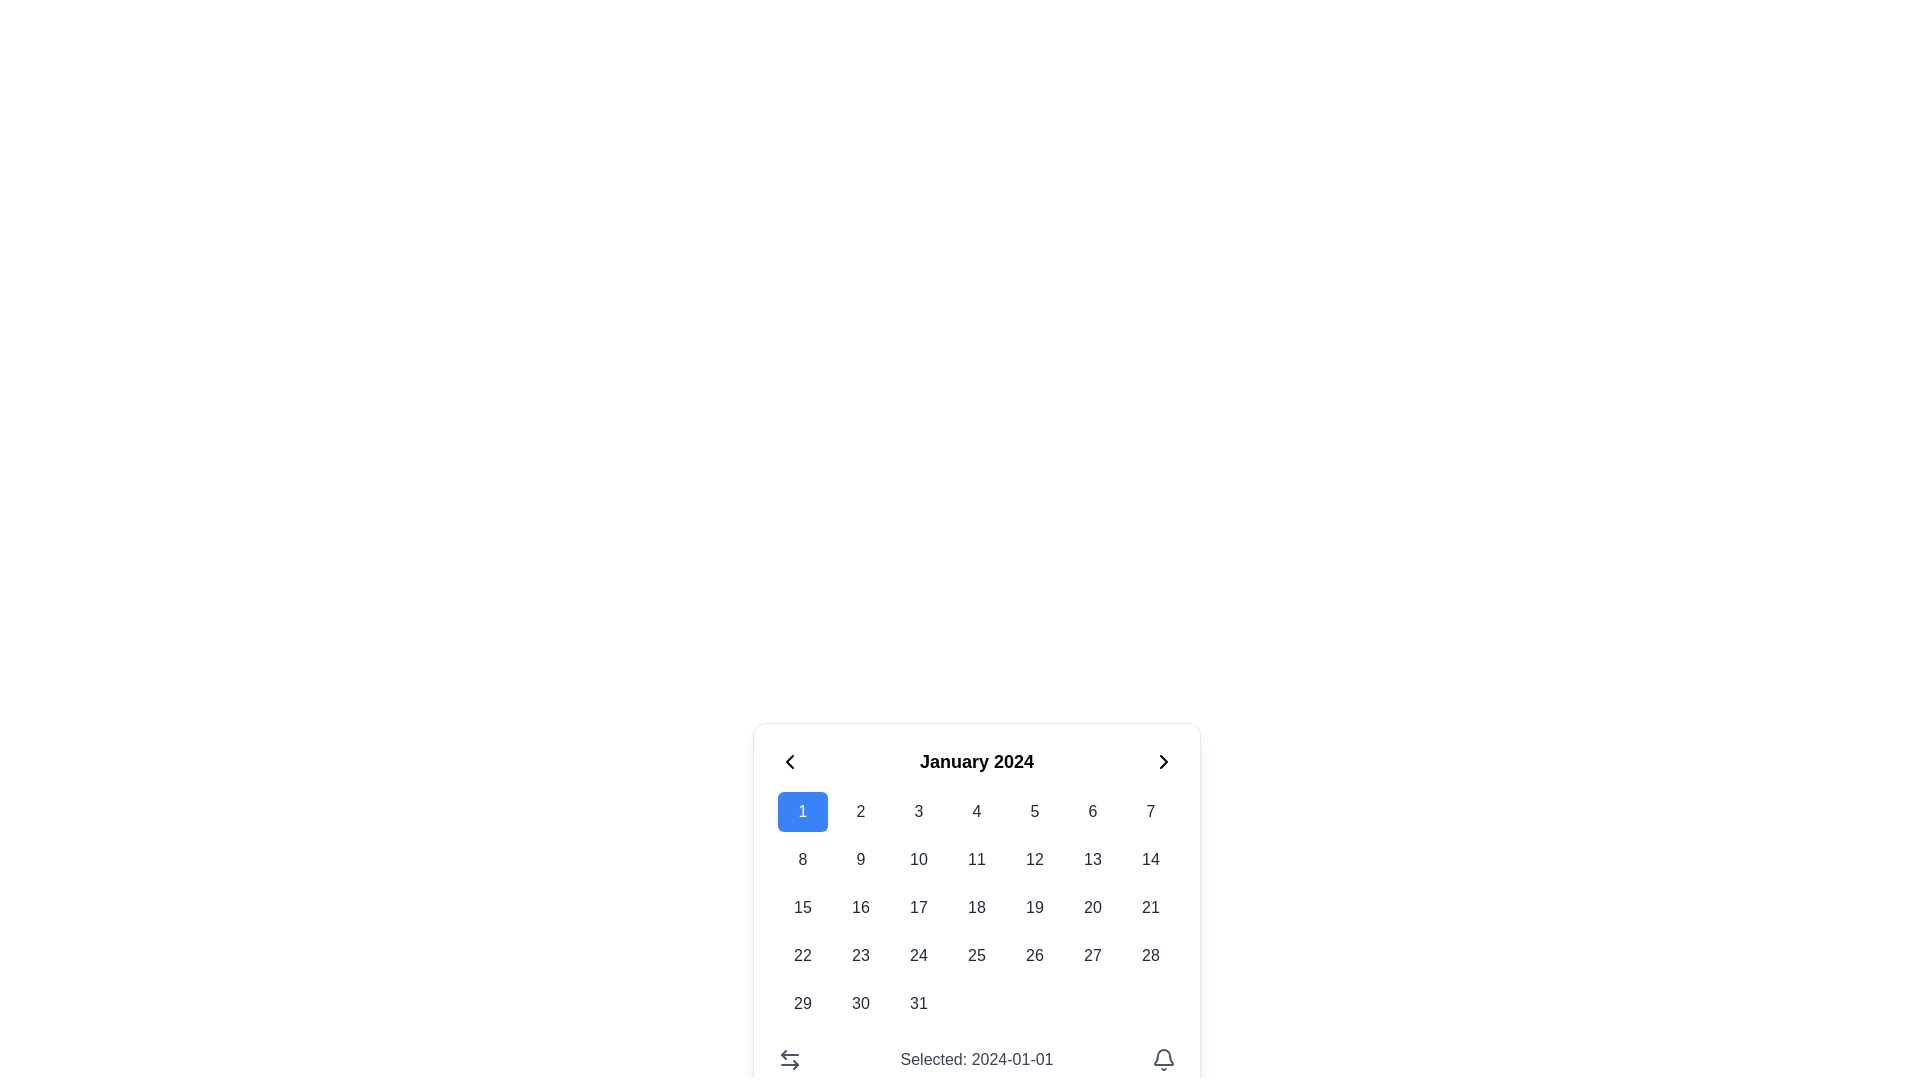 This screenshot has height=1080, width=1920. I want to click on the selectable calendar day cell for the date '8' located in the second row and first column of the calendar grid, so click(802, 859).